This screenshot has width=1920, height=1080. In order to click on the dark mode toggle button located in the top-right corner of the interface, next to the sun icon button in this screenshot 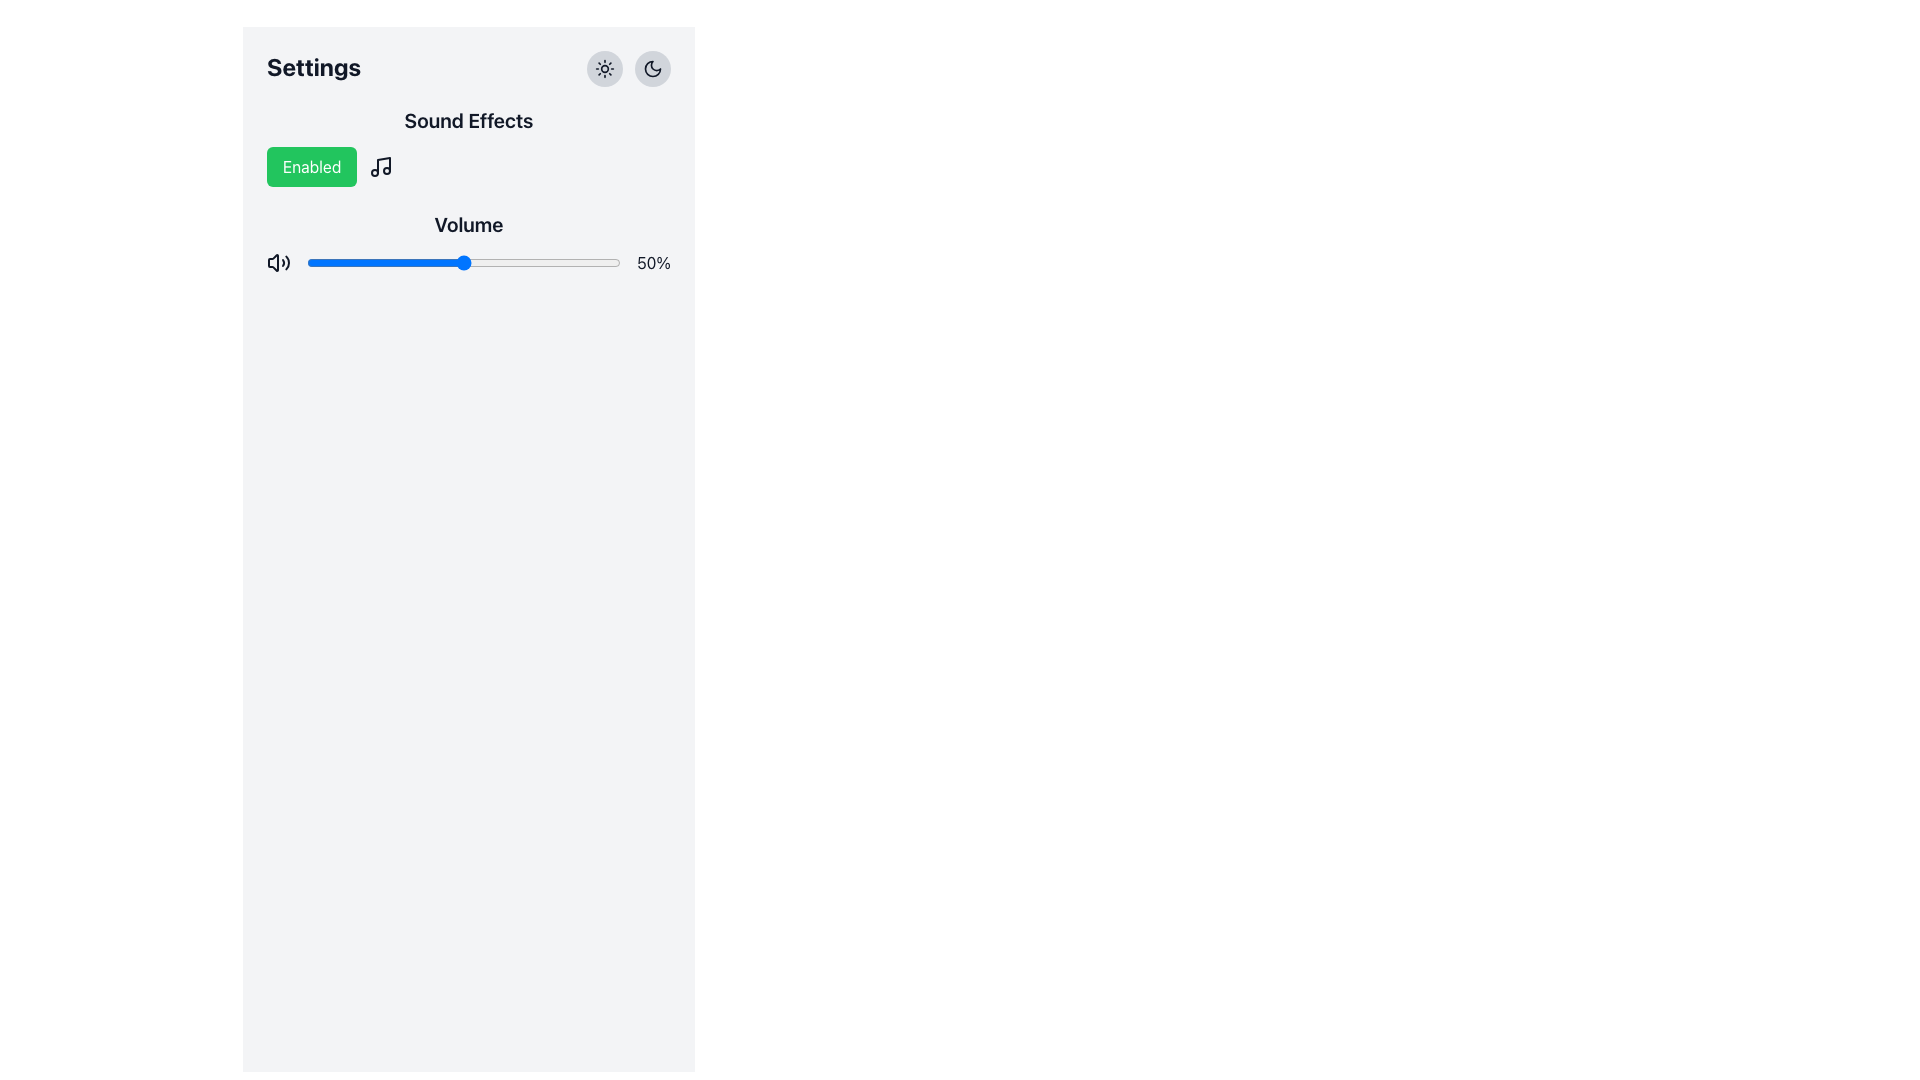, I will do `click(652, 68)`.